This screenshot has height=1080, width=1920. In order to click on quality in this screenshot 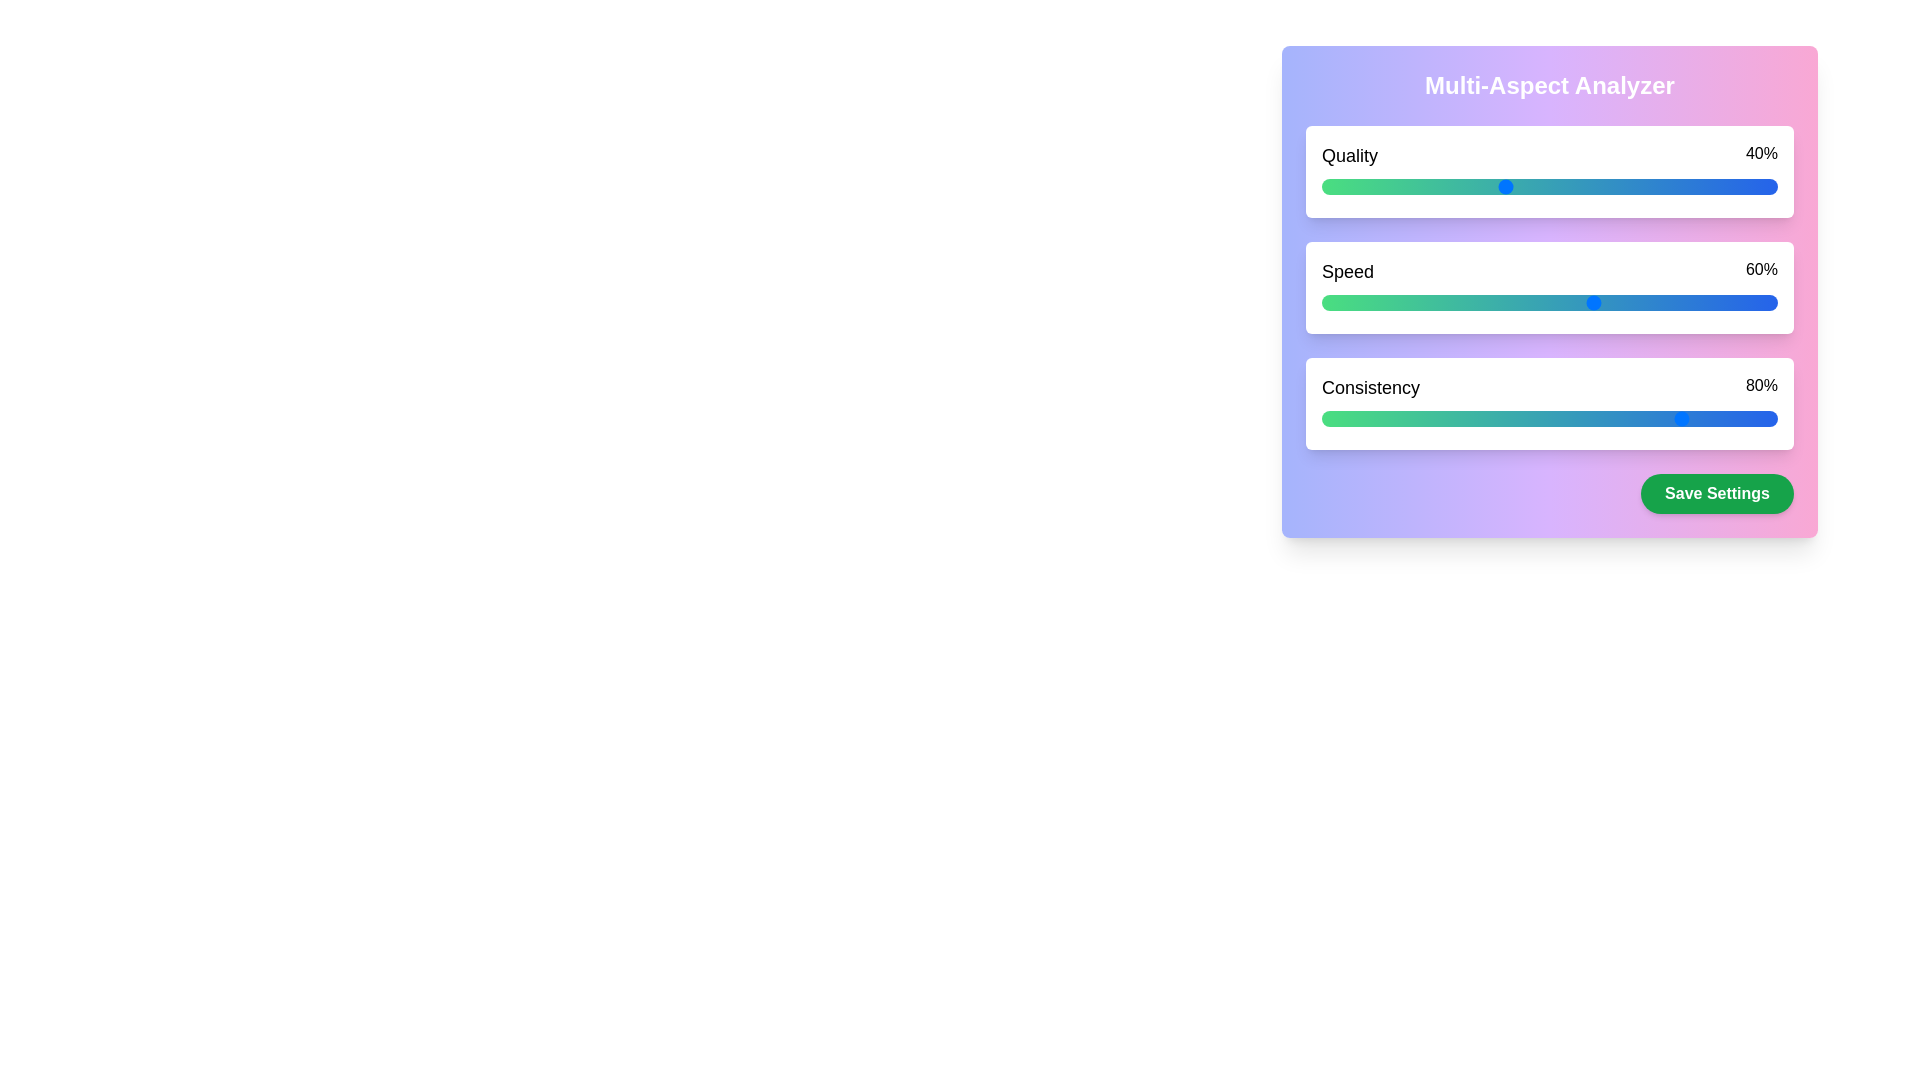, I will do `click(1594, 186)`.